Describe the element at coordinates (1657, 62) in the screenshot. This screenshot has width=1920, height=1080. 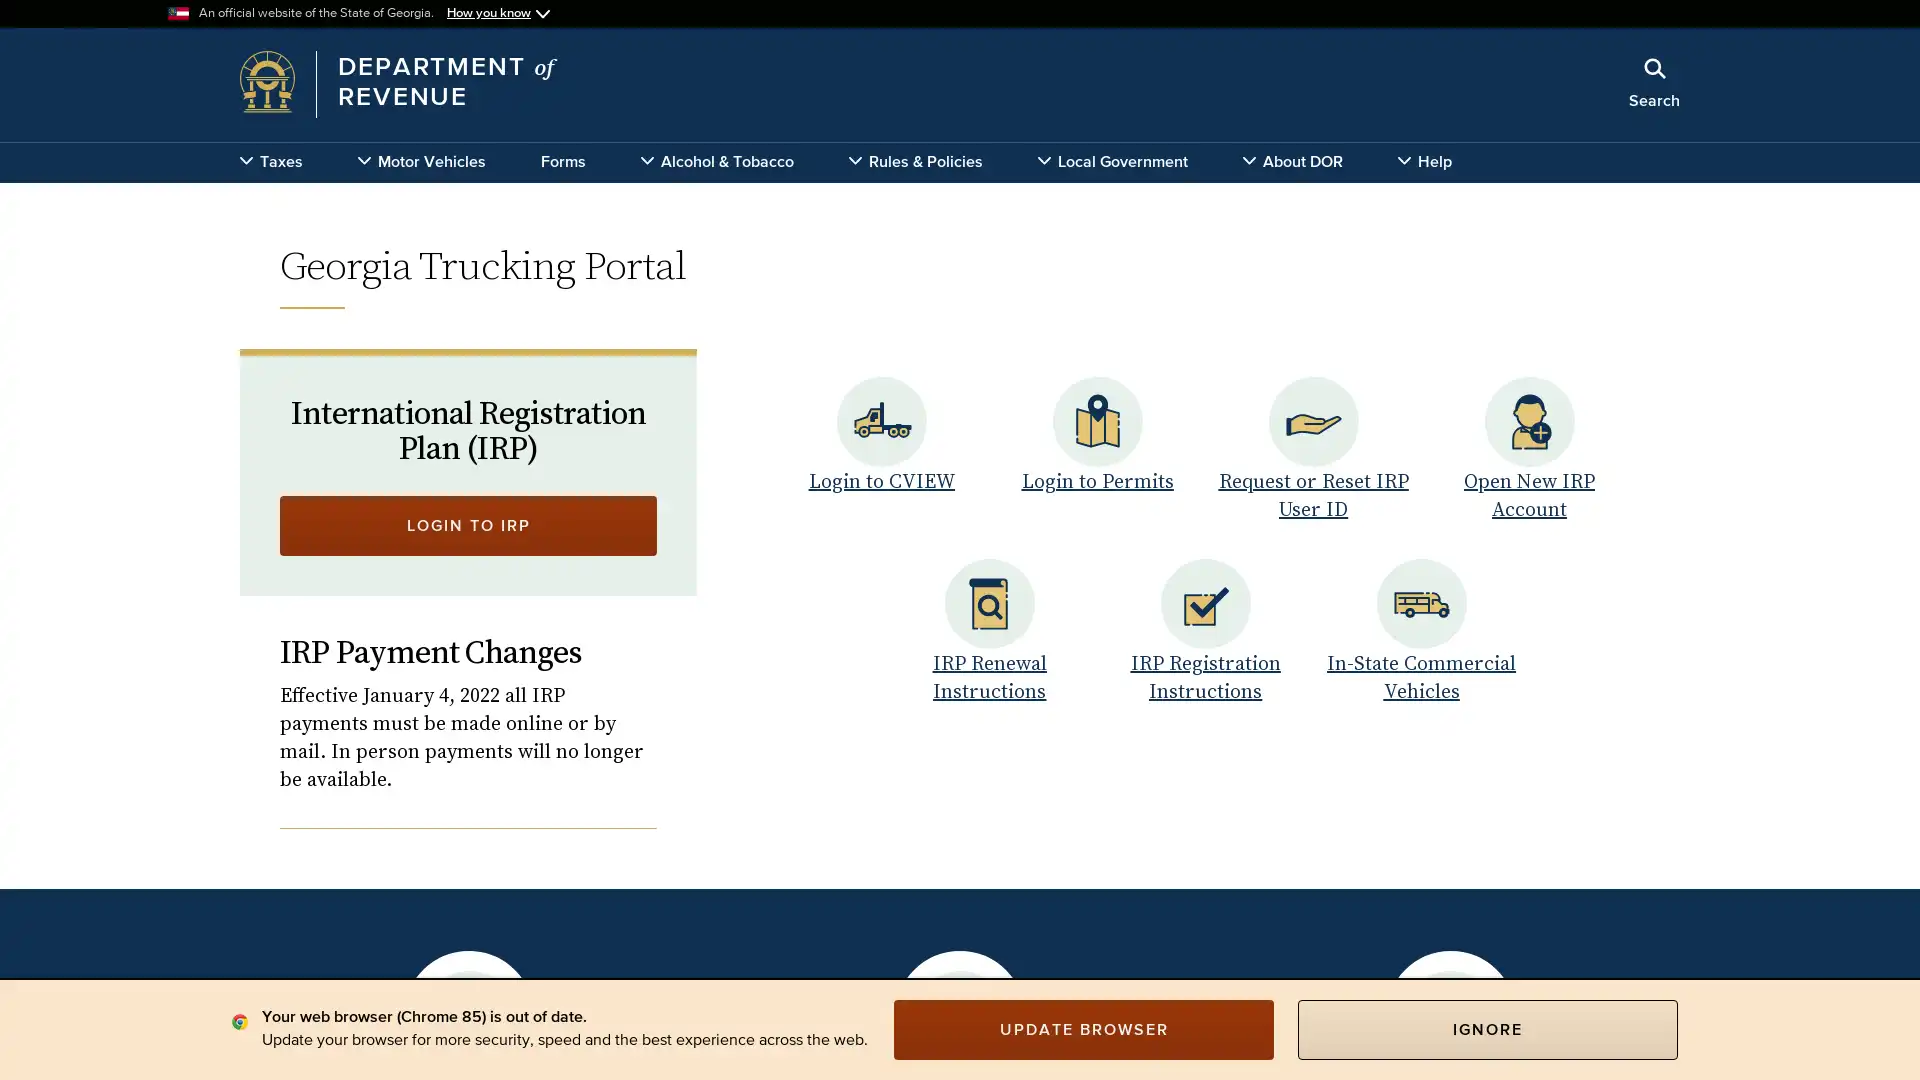
I see `Close` at that location.